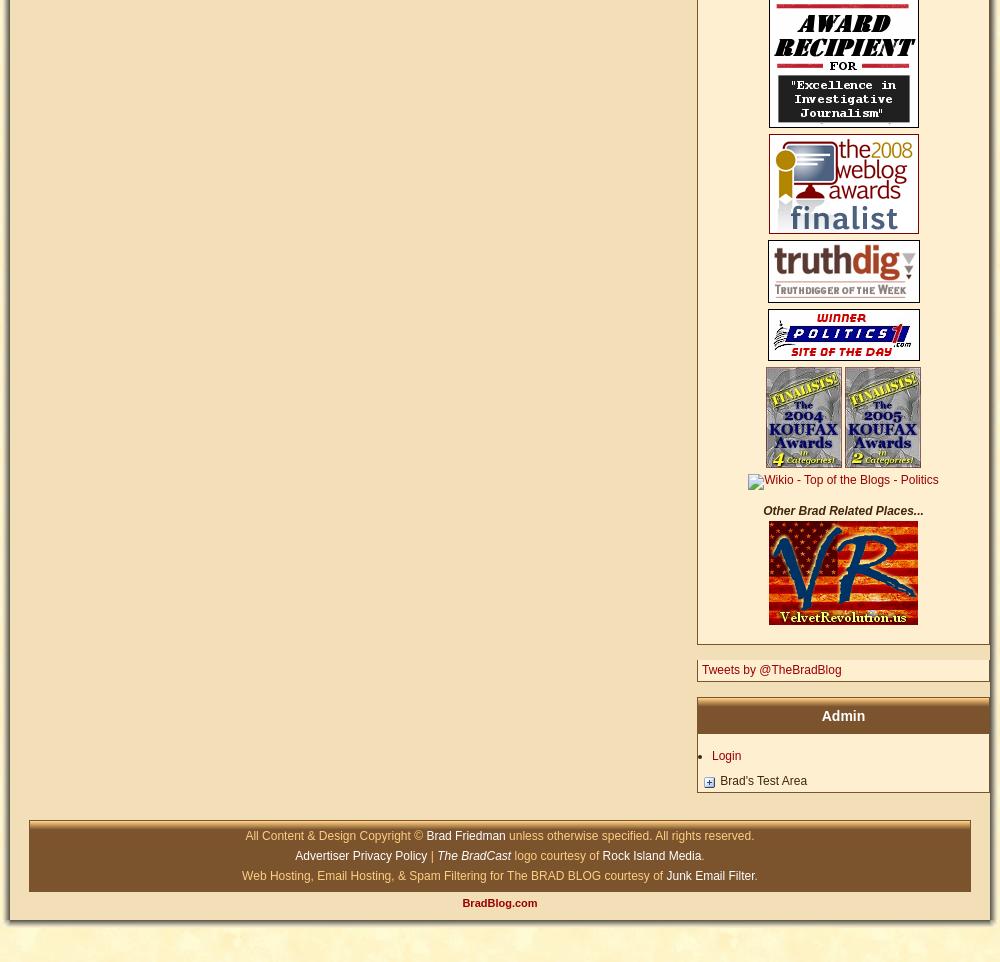  I want to click on 'Web Hosting, Email Hosting, & Spam Filtering for The BRAD BLOG courtesy of', so click(453, 874).